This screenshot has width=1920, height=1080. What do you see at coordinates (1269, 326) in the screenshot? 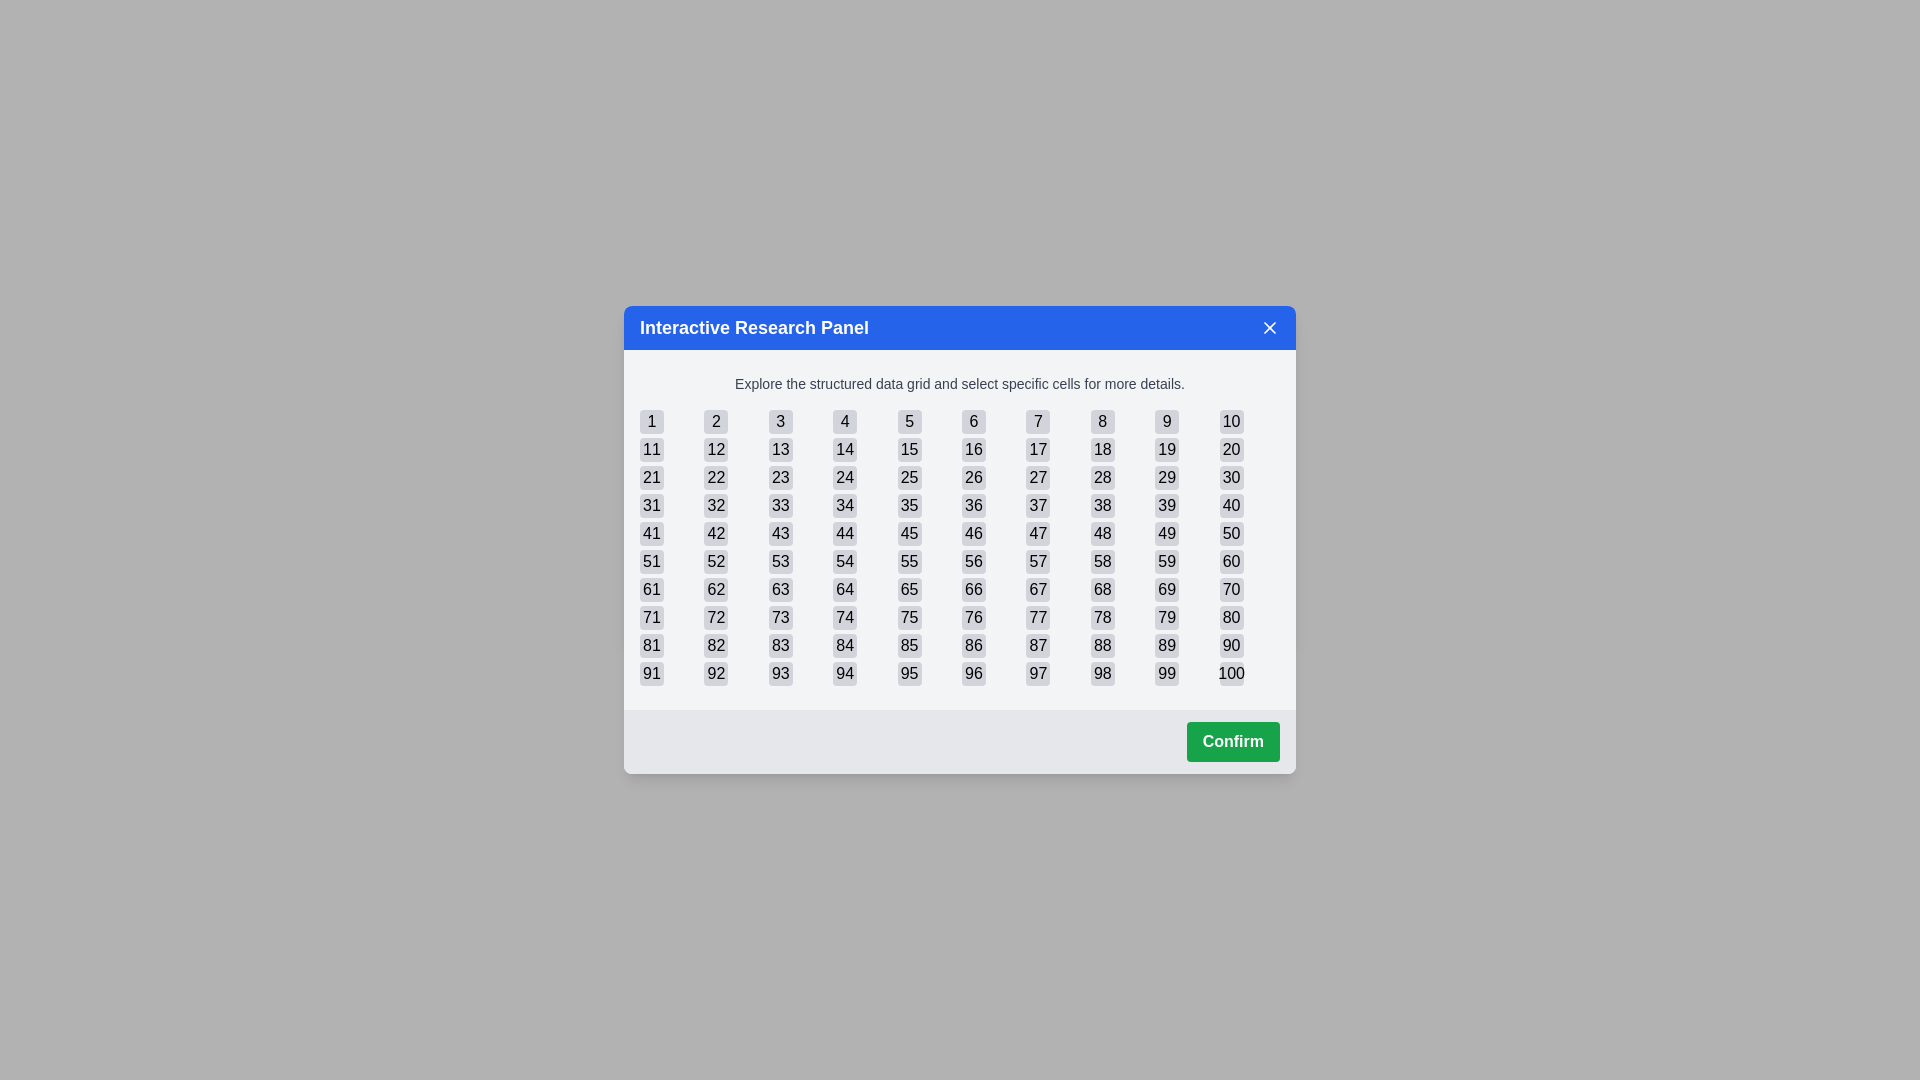
I see `the close button in the top-right corner of the dialog` at bounding box center [1269, 326].